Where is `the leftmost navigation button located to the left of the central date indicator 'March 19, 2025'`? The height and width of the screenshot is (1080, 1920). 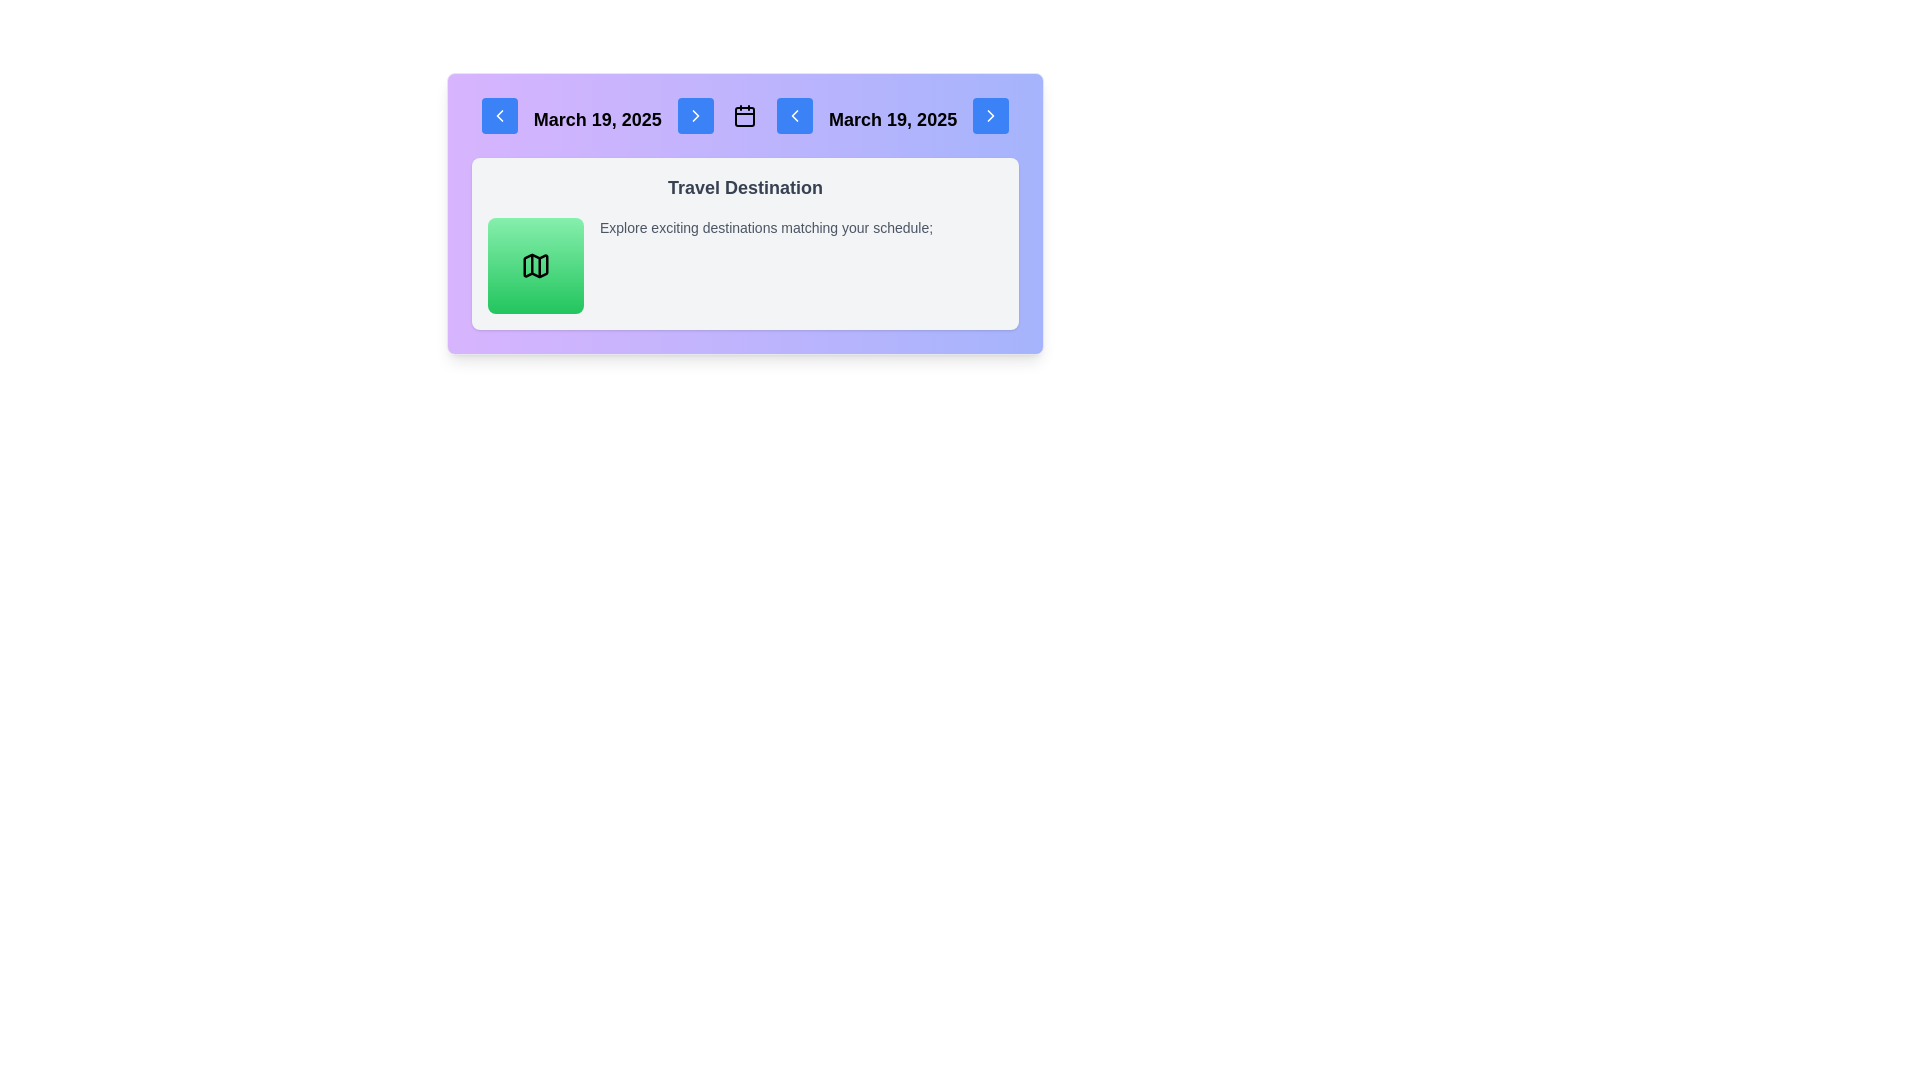 the leftmost navigation button located to the left of the central date indicator 'March 19, 2025' is located at coordinates (794, 115).